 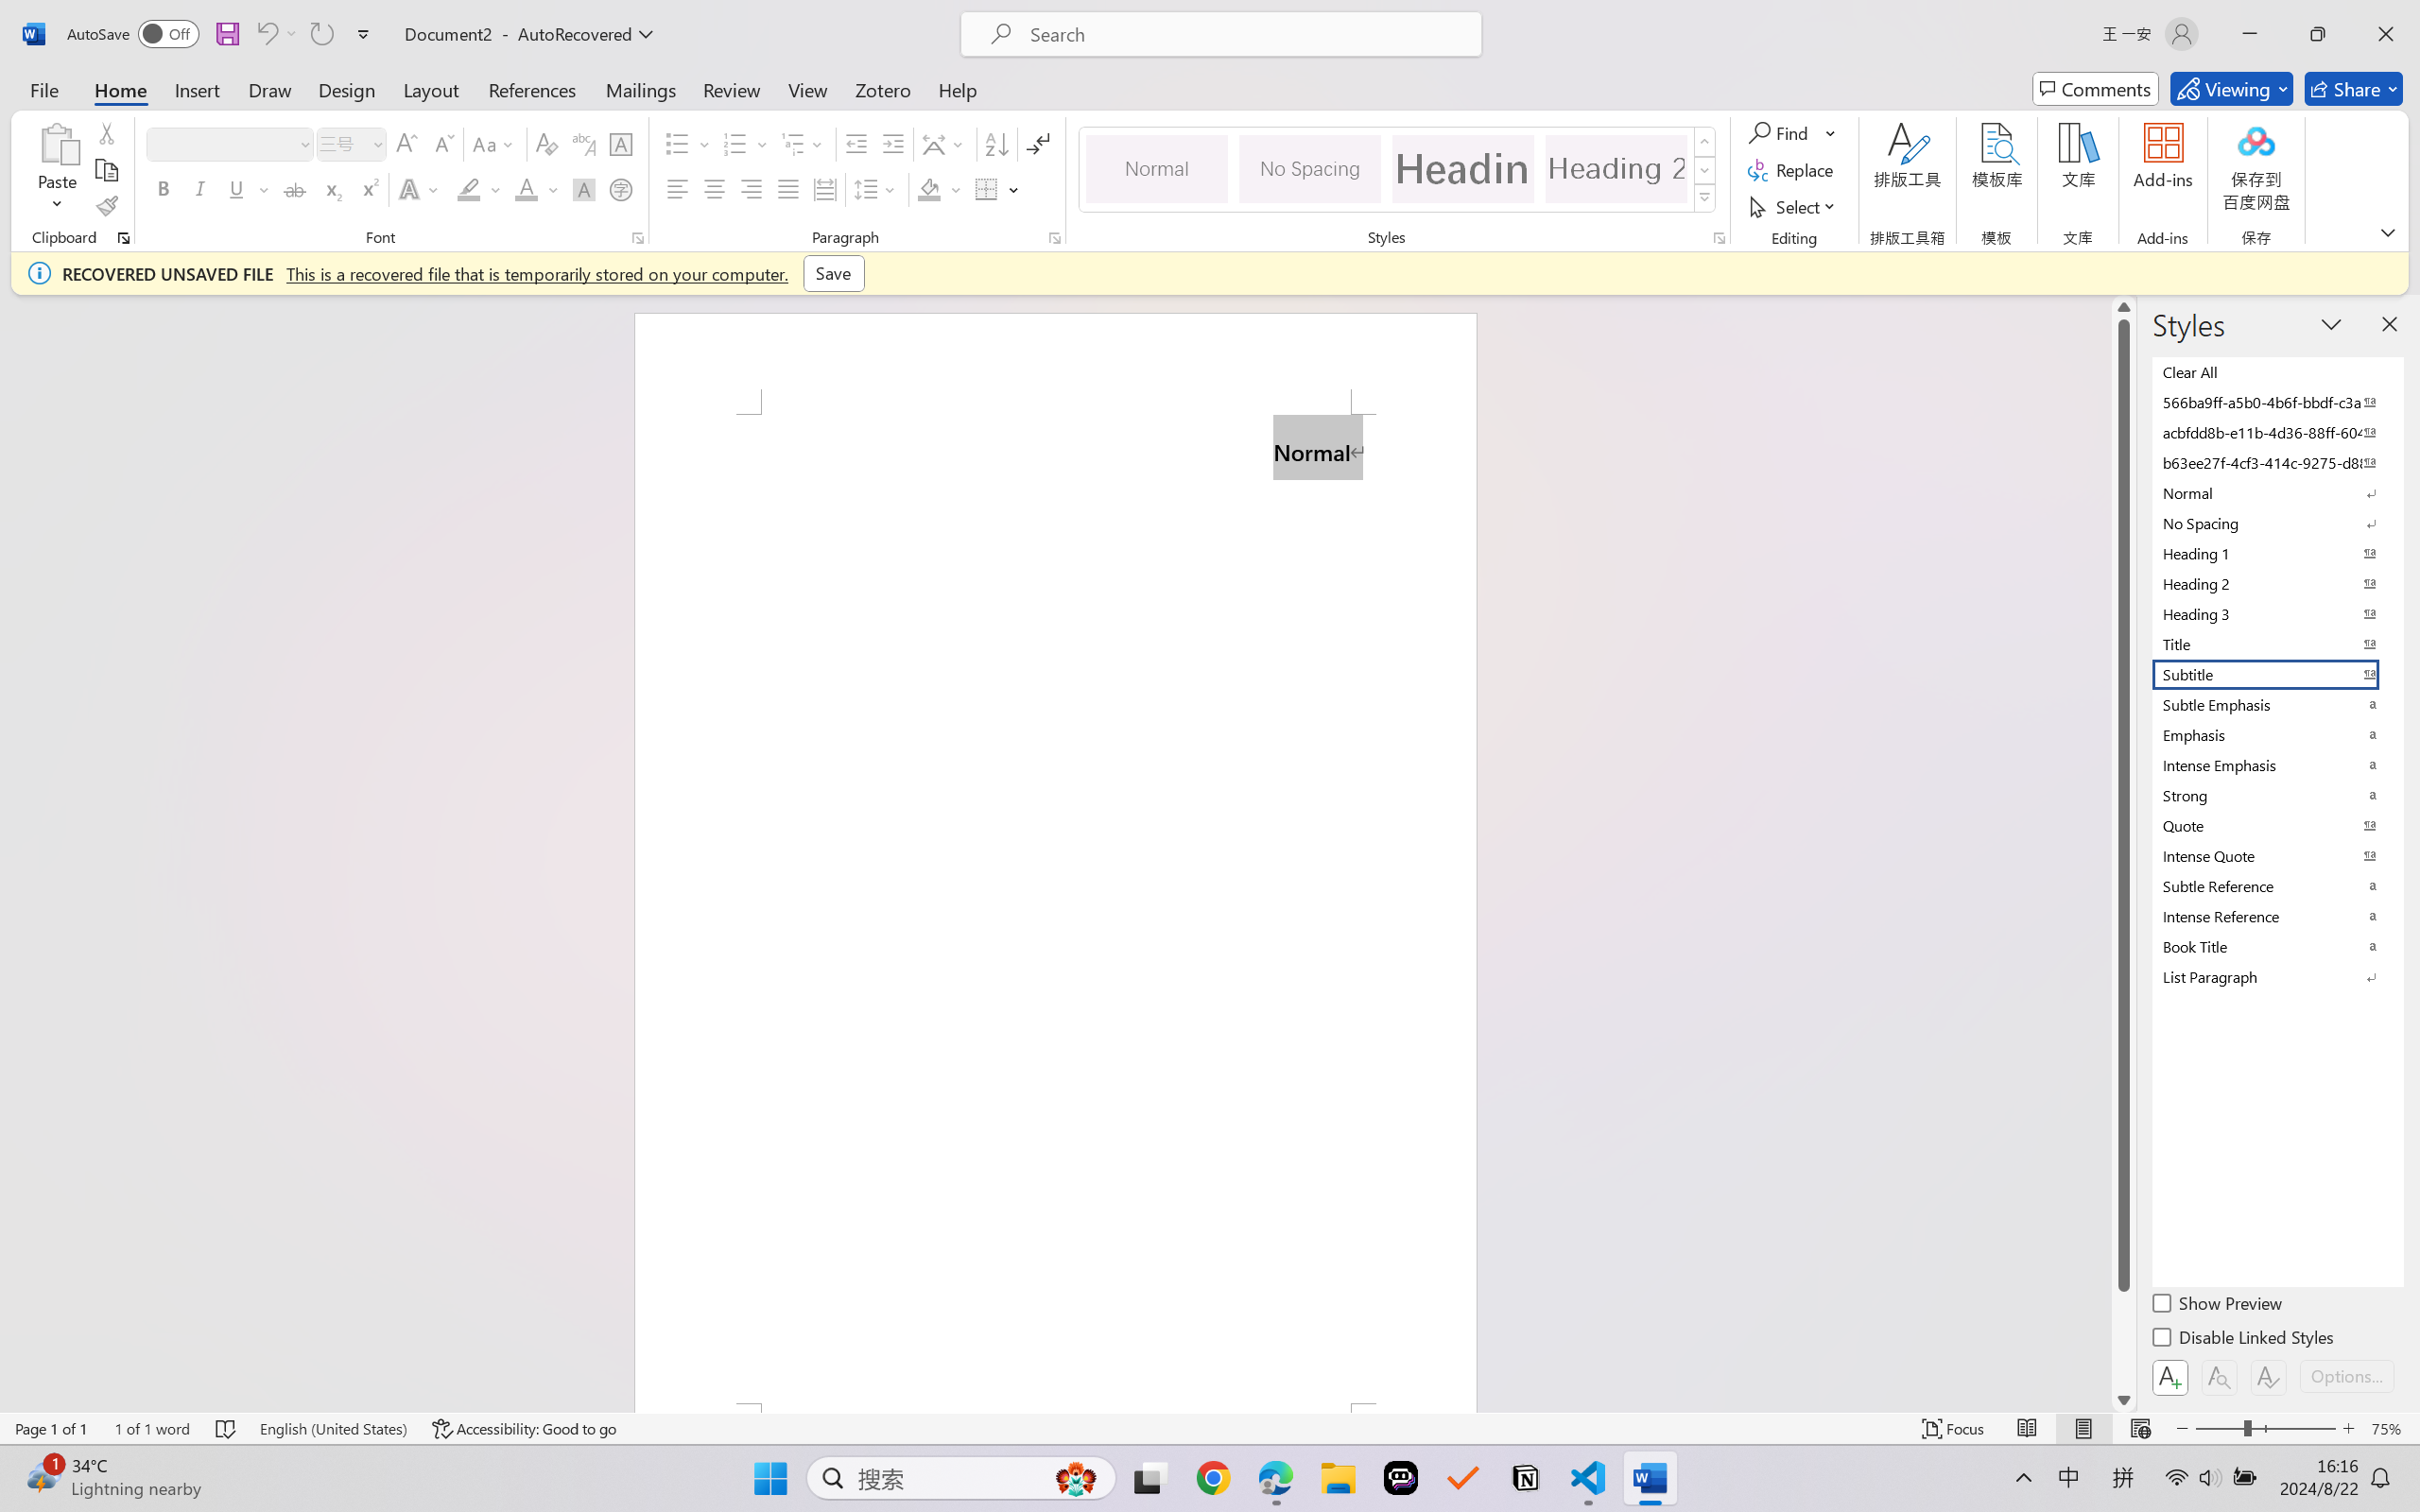 What do you see at coordinates (1616, 168) in the screenshot?
I see `'Heading 2'` at bounding box center [1616, 168].